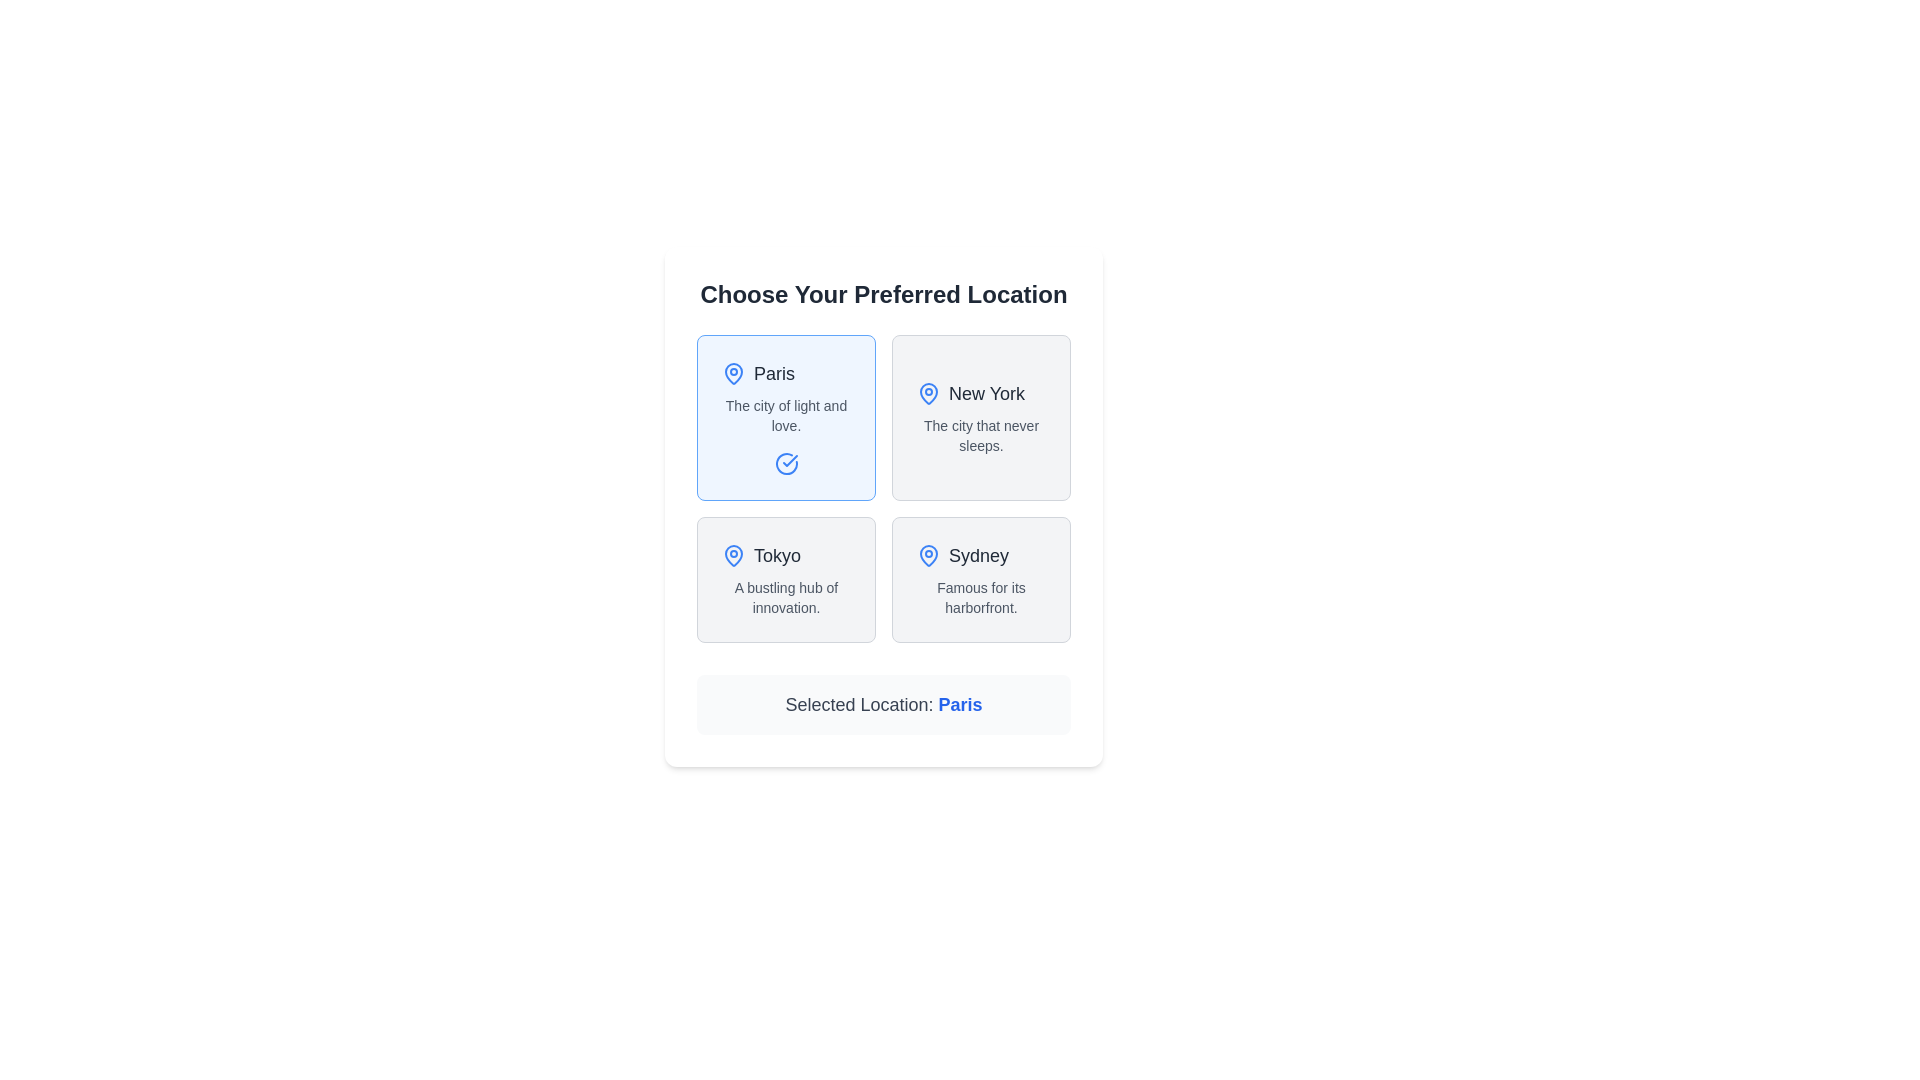  Describe the element at coordinates (981, 555) in the screenshot. I see `'Sydney' label with a blue map pin icon, which is displayed in medium-sized gray font within the bottom-right city choice card` at that location.